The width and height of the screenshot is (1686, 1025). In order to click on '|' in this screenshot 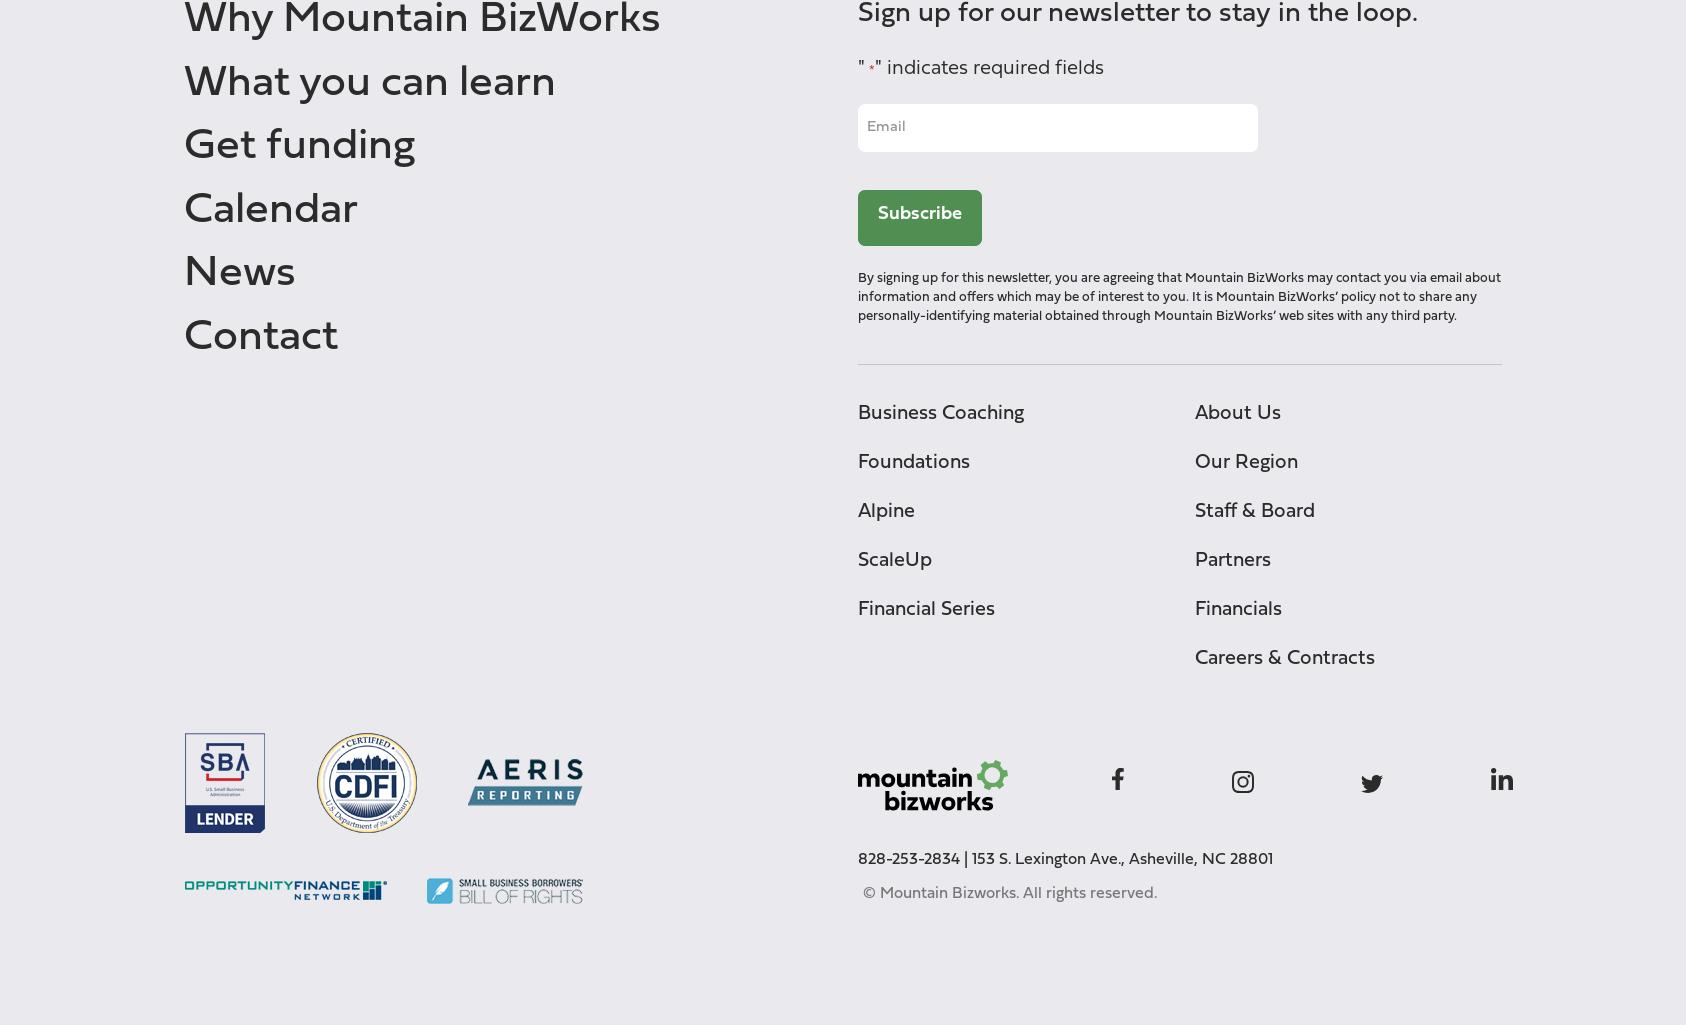, I will do `click(965, 859)`.